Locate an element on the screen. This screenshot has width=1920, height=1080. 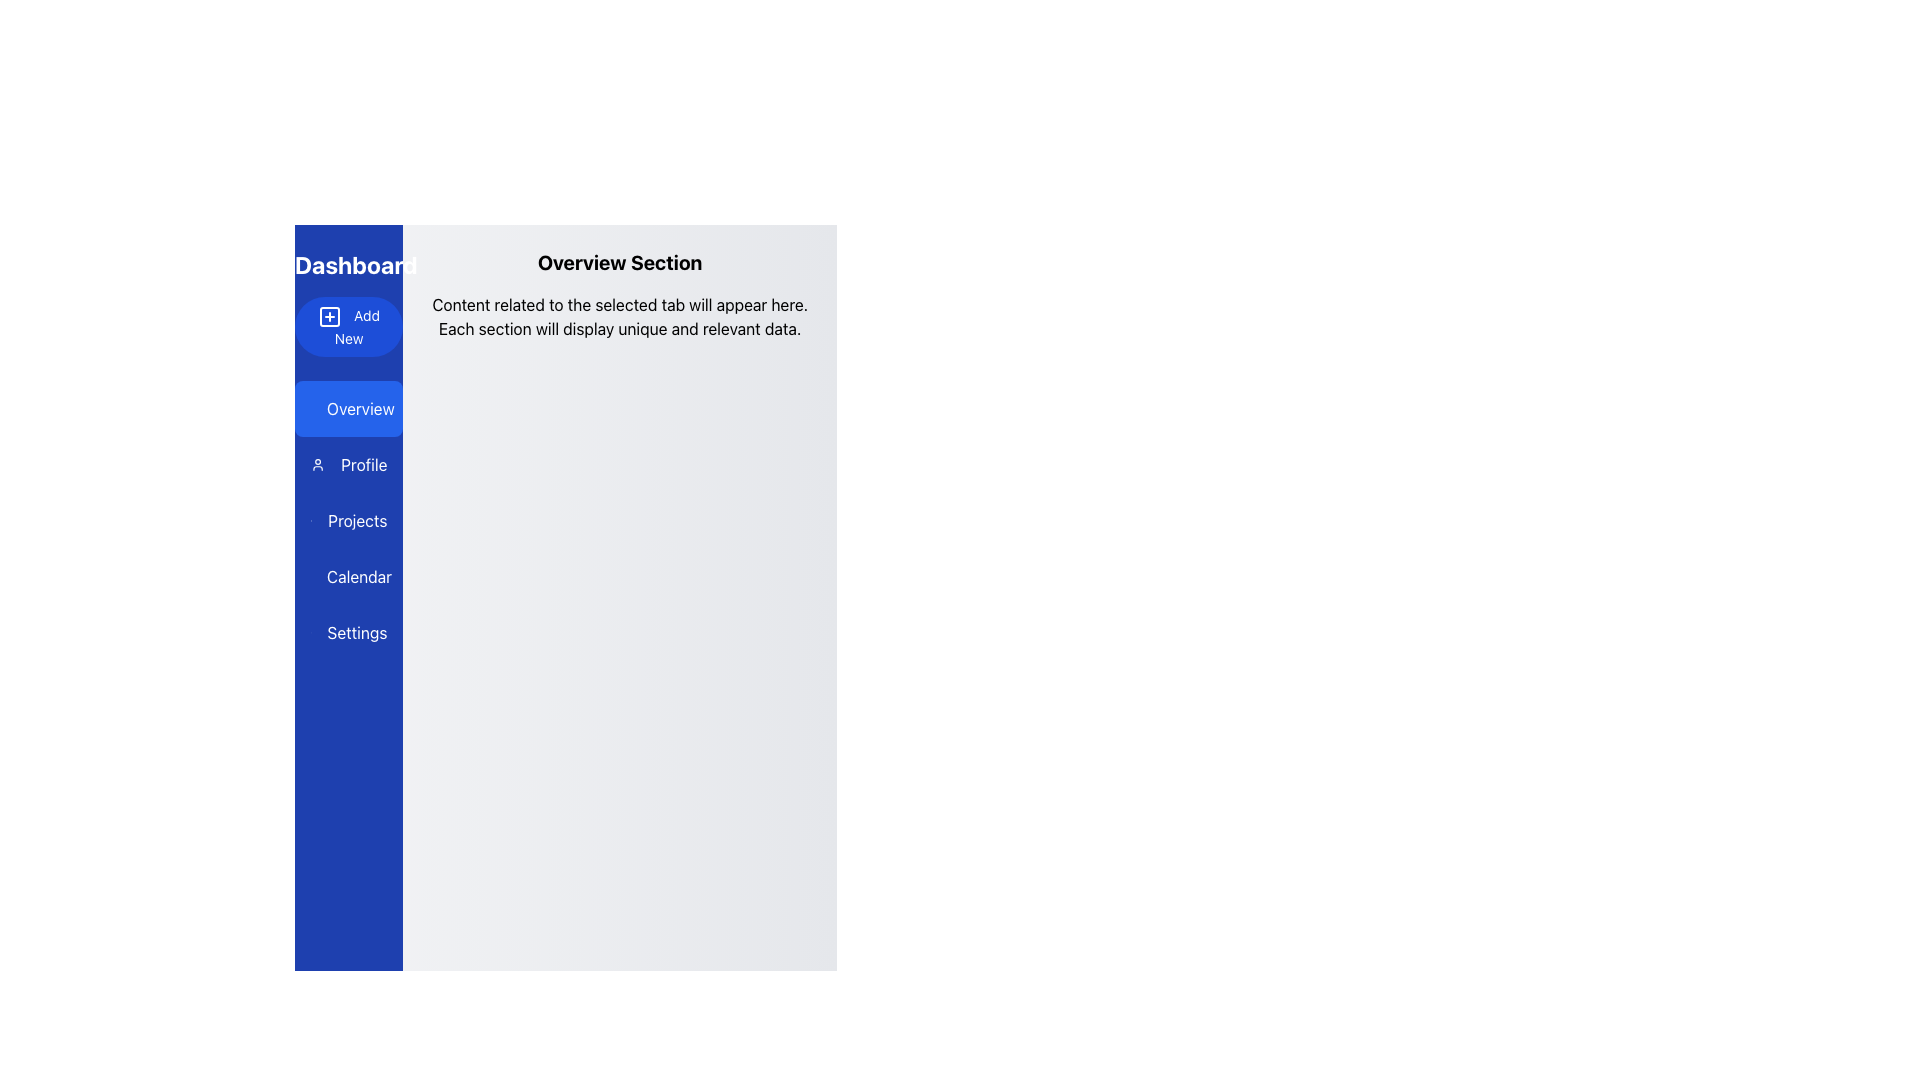
the 'Projects' text label in the sidebar navigation menu is located at coordinates (357, 519).